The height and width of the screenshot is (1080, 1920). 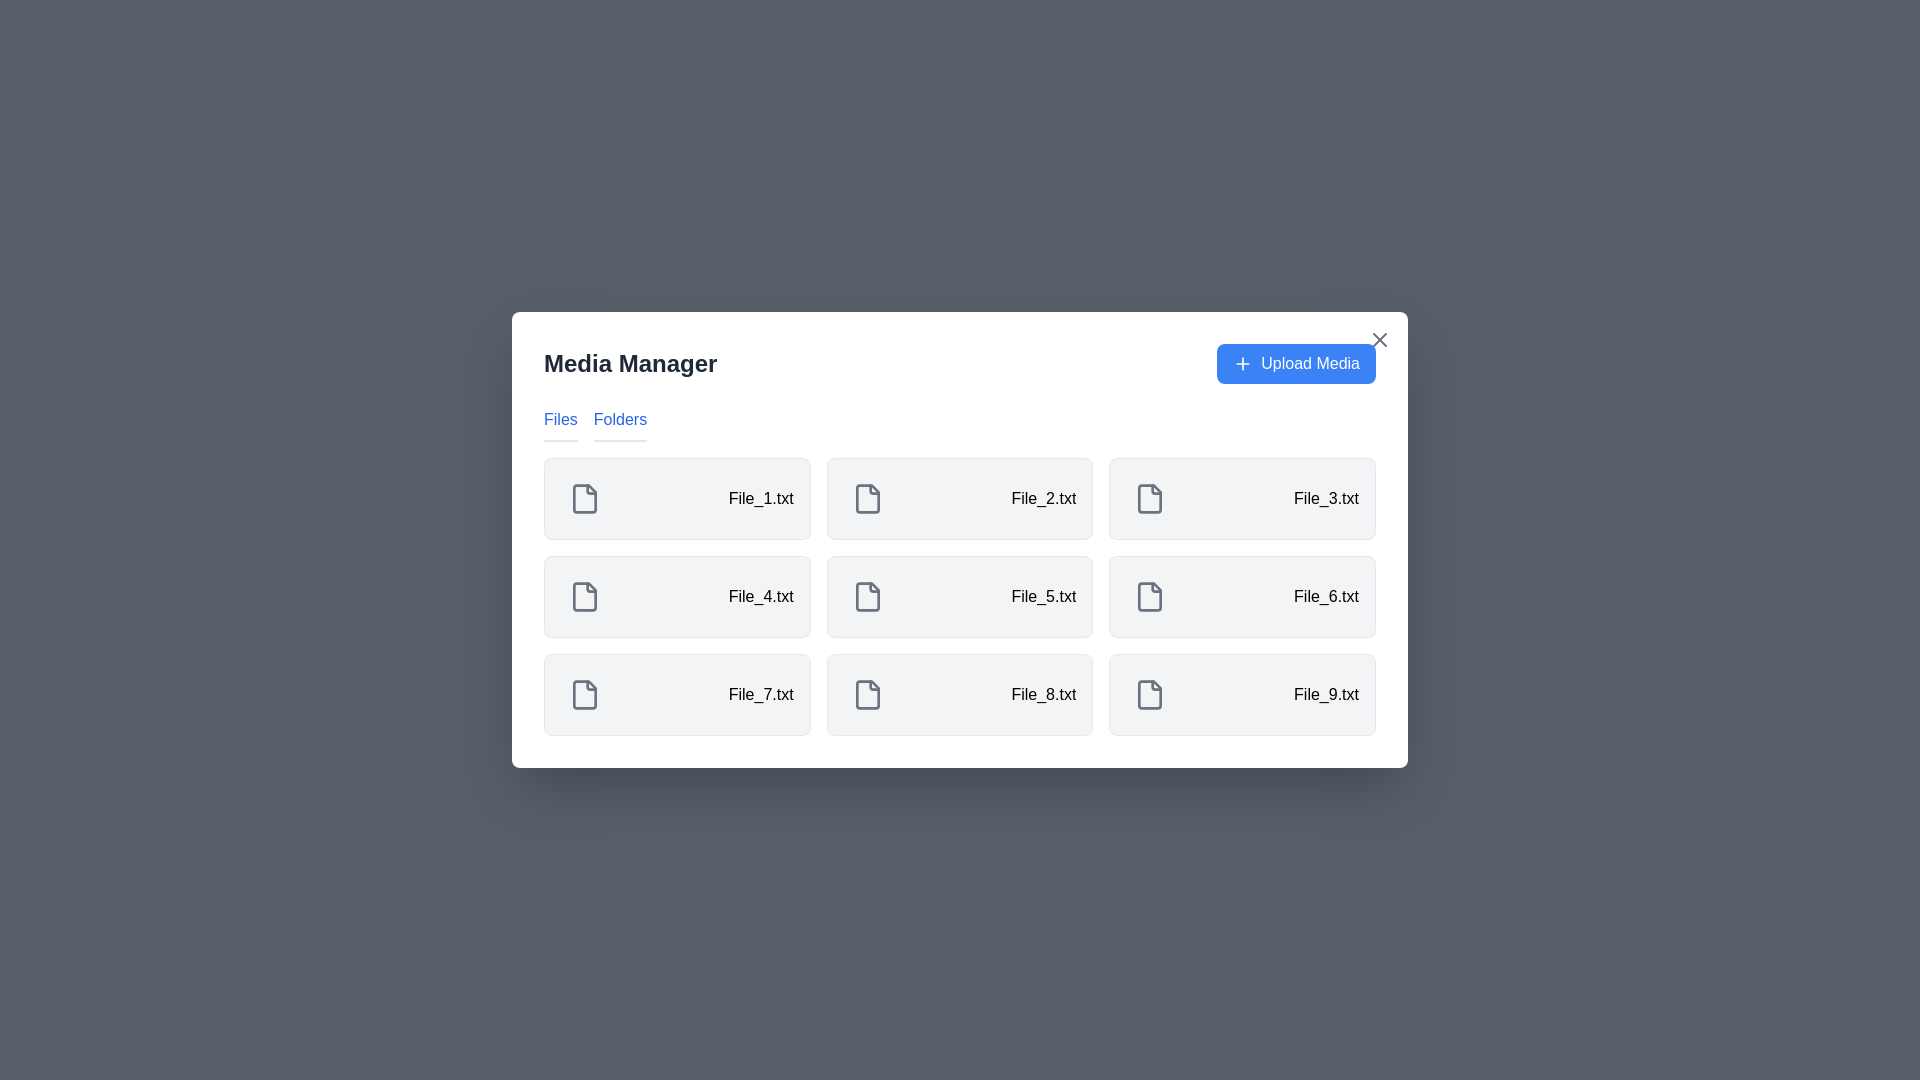 What do you see at coordinates (1379, 338) in the screenshot?
I see `the interactive button with an 'X' icon located in the top-right corner of the 'Media Manager' panel to trigger the color change effect` at bounding box center [1379, 338].